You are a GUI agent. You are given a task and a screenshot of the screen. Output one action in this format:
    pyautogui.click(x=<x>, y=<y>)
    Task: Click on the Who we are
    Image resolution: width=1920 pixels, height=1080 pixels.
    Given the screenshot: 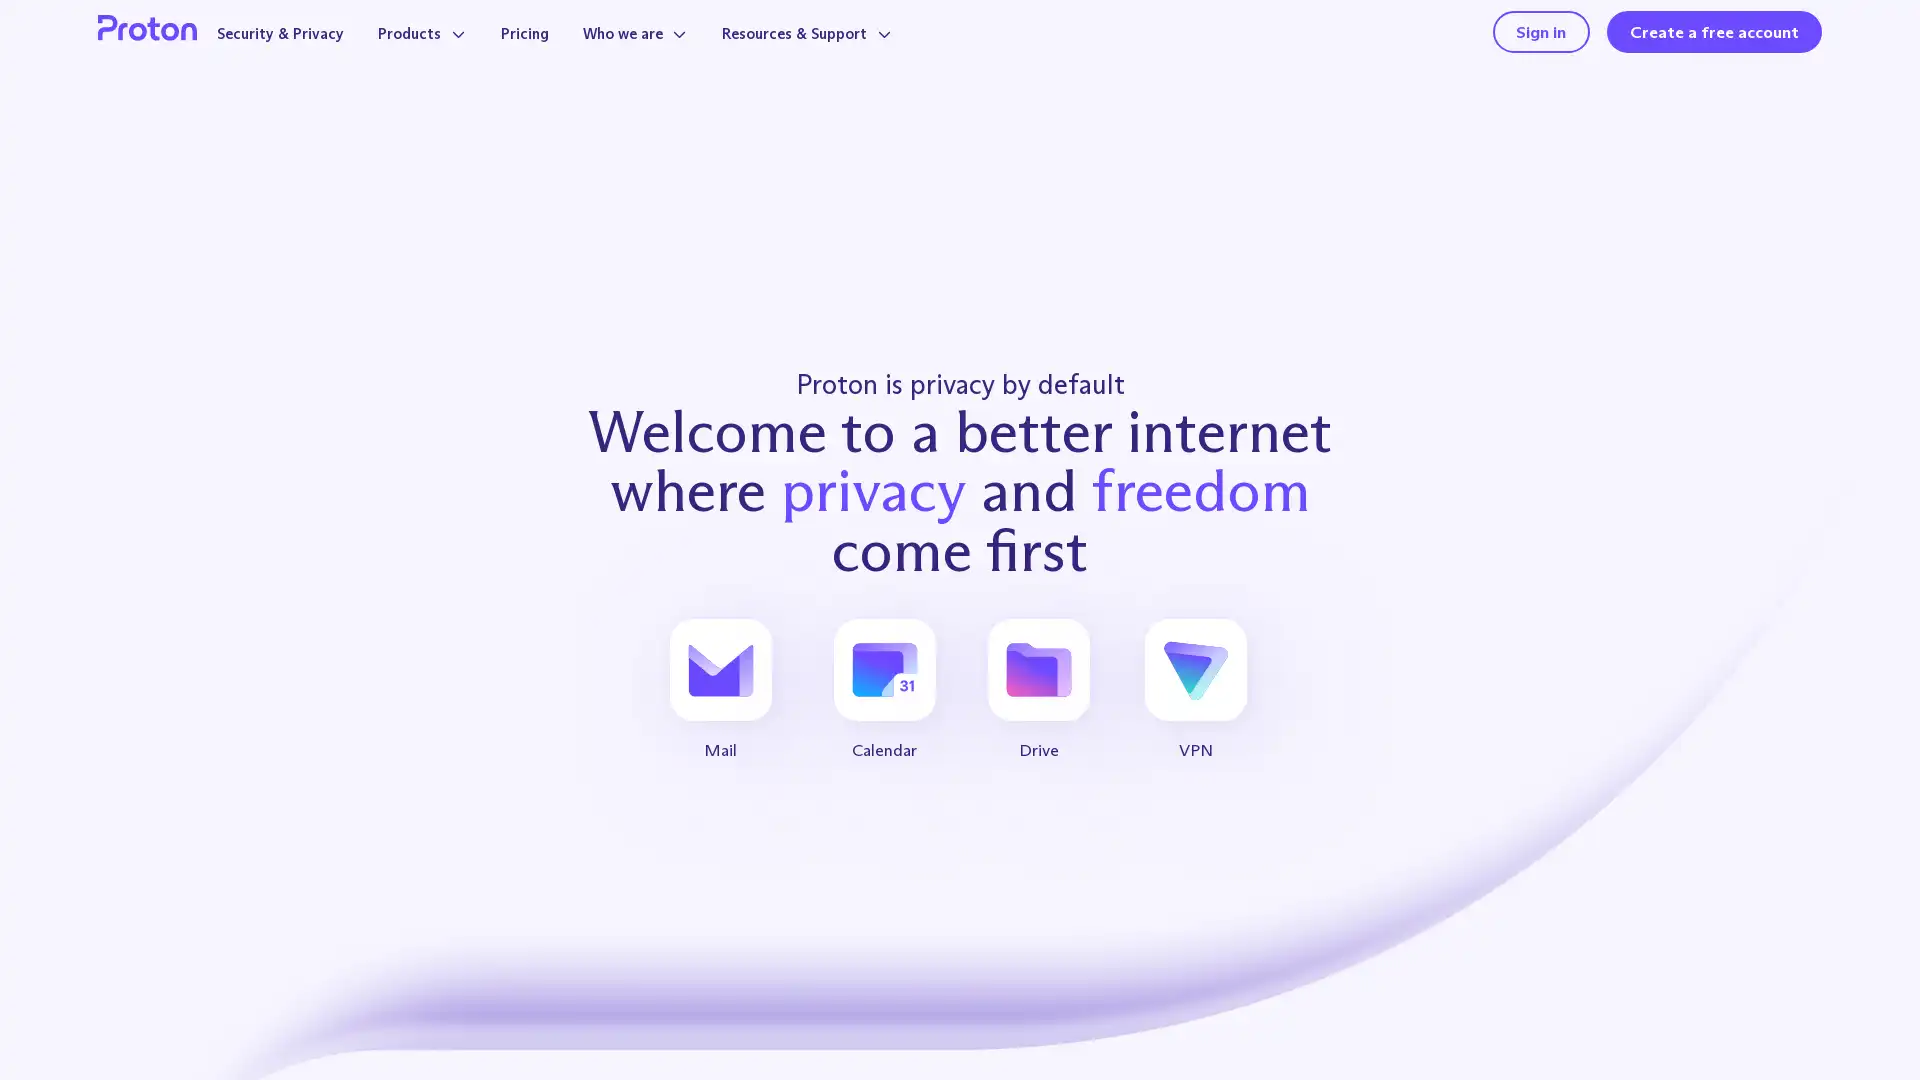 What is the action you would take?
    pyautogui.click(x=679, y=51)
    